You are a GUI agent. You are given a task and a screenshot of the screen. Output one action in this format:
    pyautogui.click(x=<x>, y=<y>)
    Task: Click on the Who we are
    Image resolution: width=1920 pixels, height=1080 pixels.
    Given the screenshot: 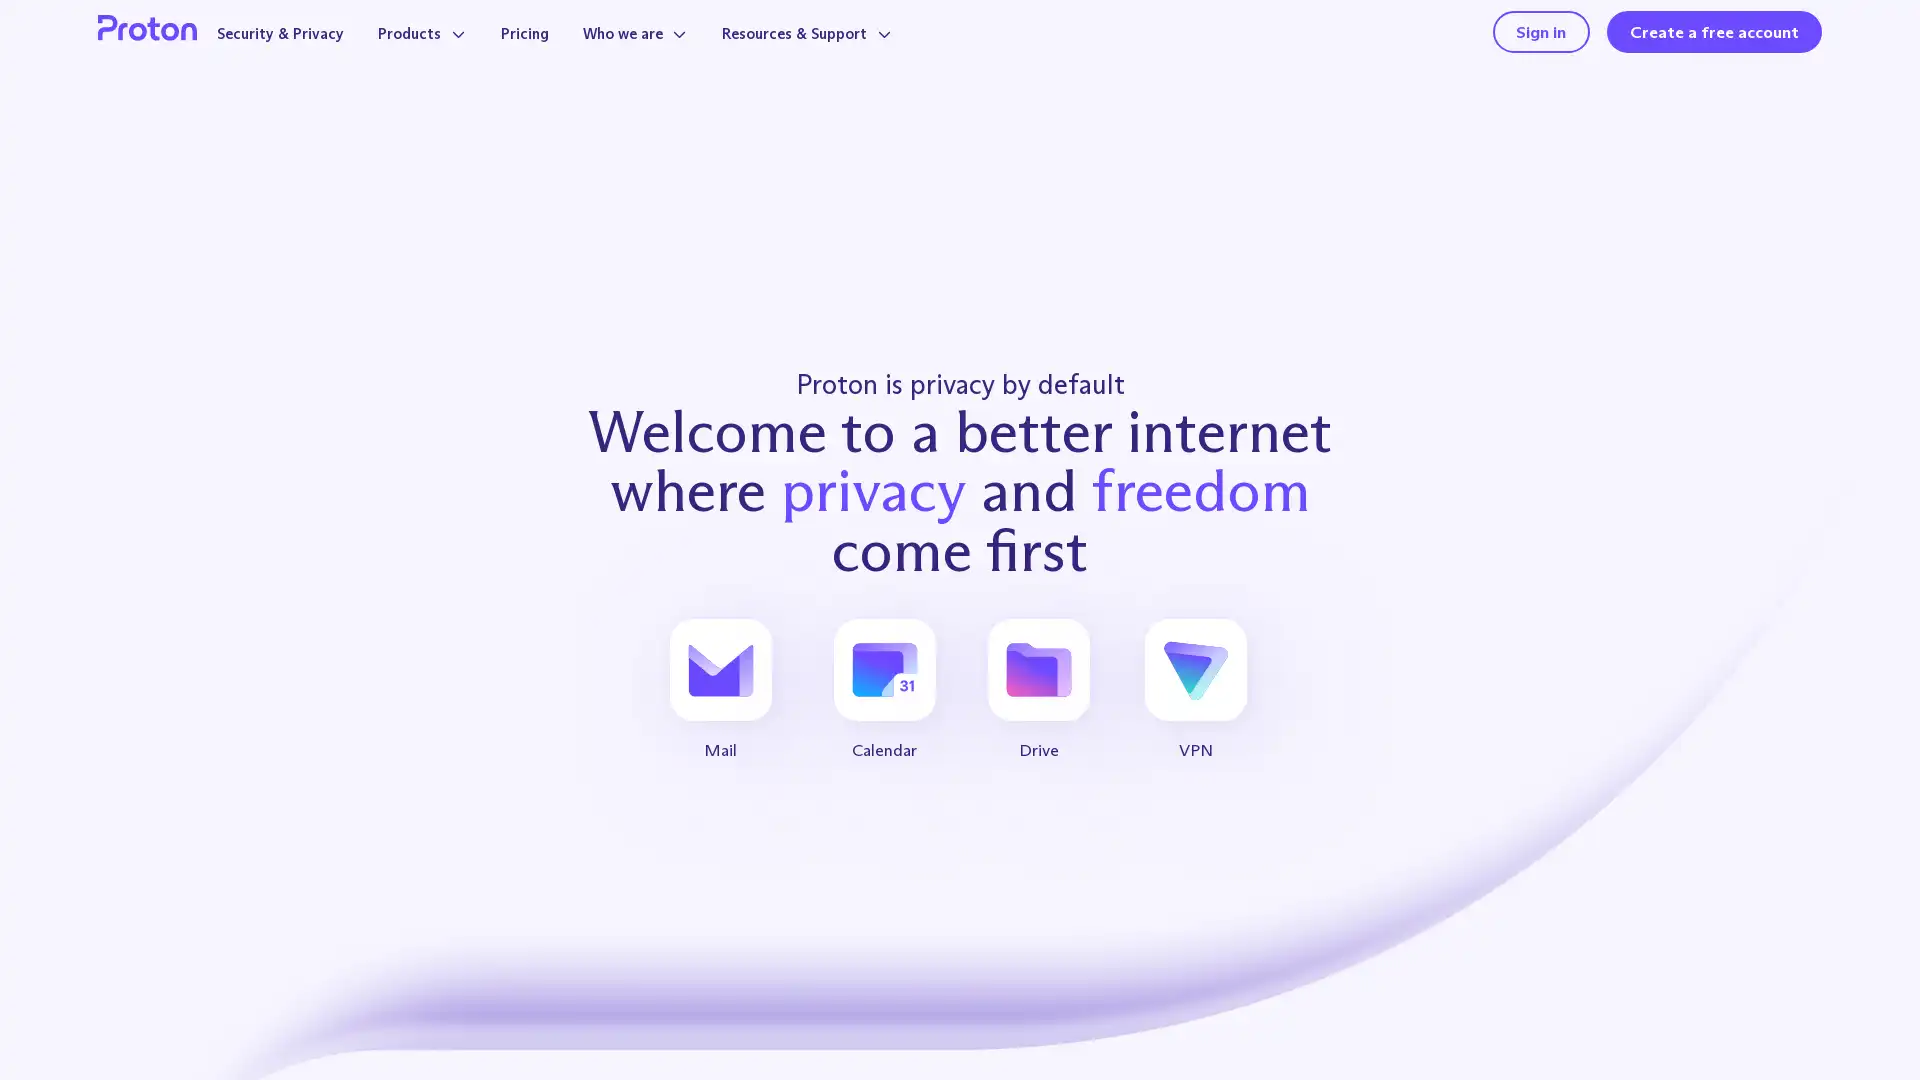 What is the action you would take?
    pyautogui.click(x=679, y=51)
    